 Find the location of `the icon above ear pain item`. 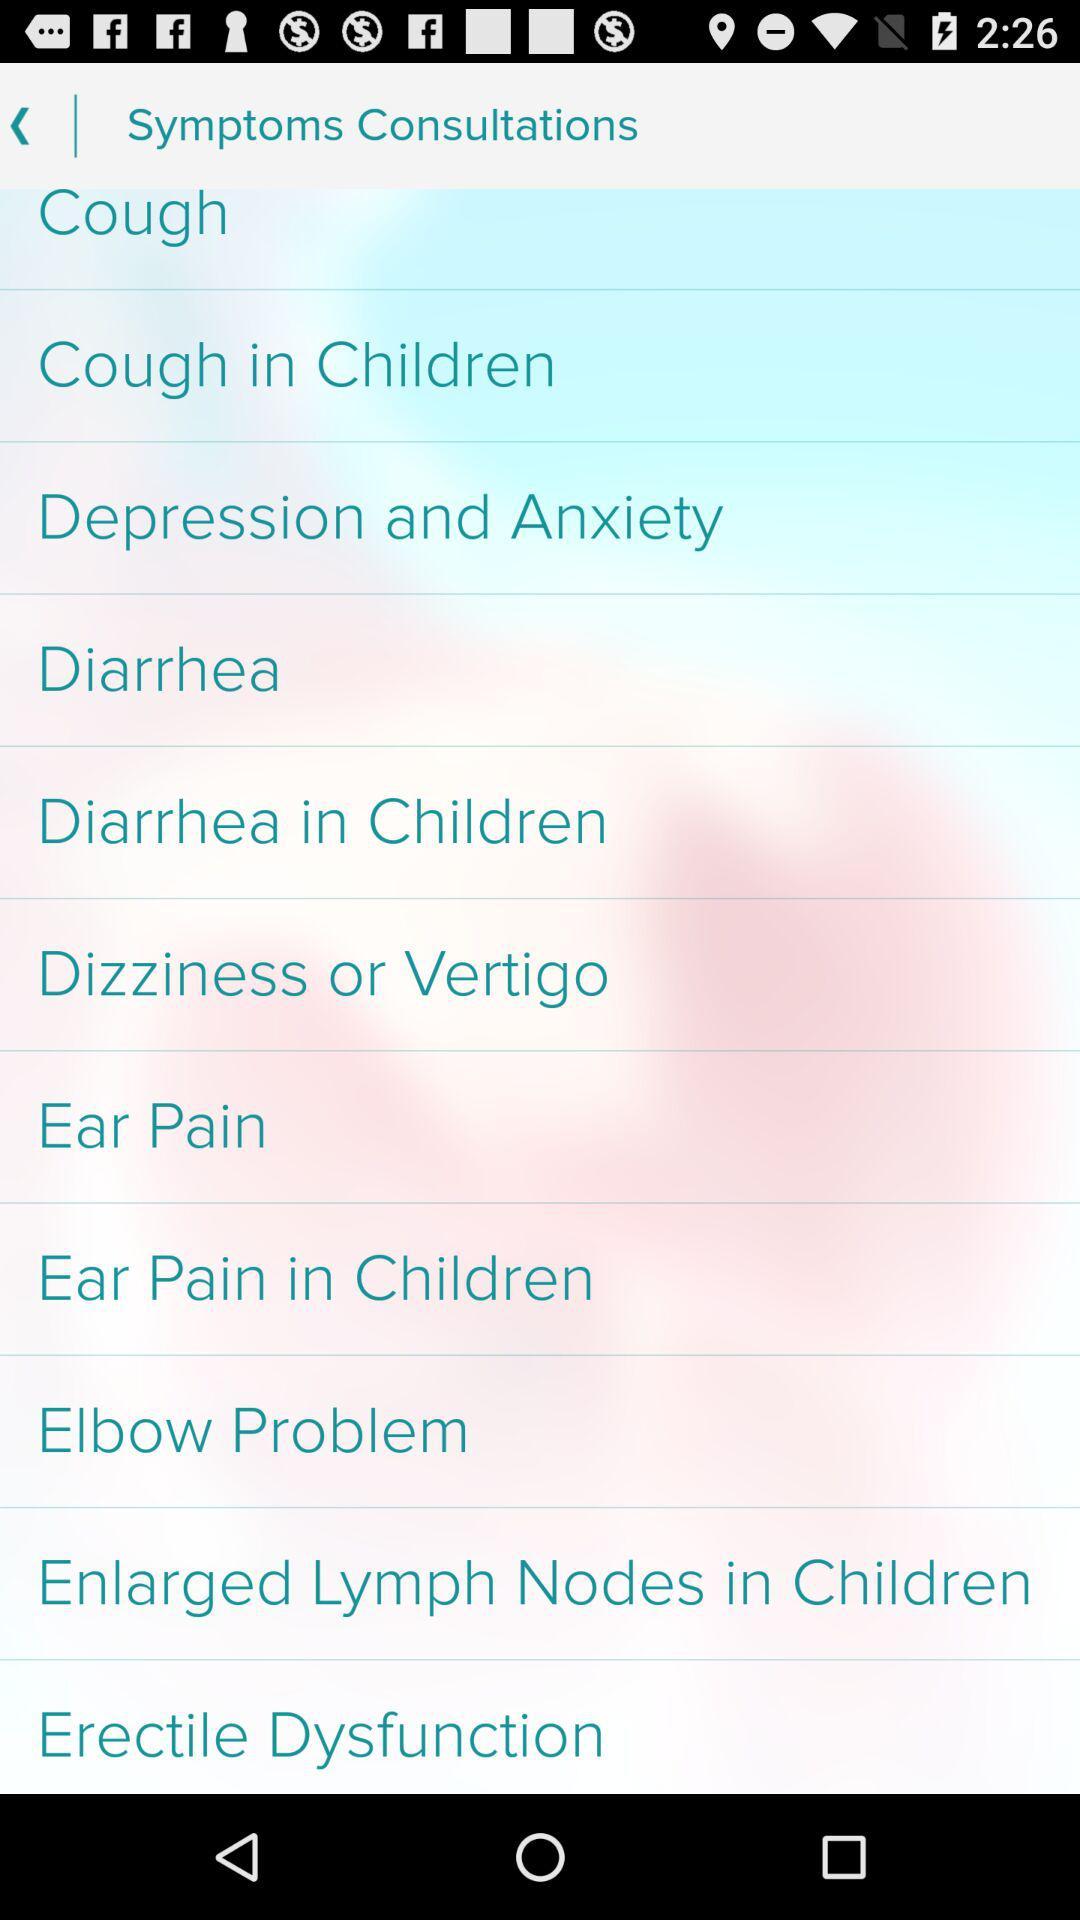

the icon above ear pain item is located at coordinates (540, 974).